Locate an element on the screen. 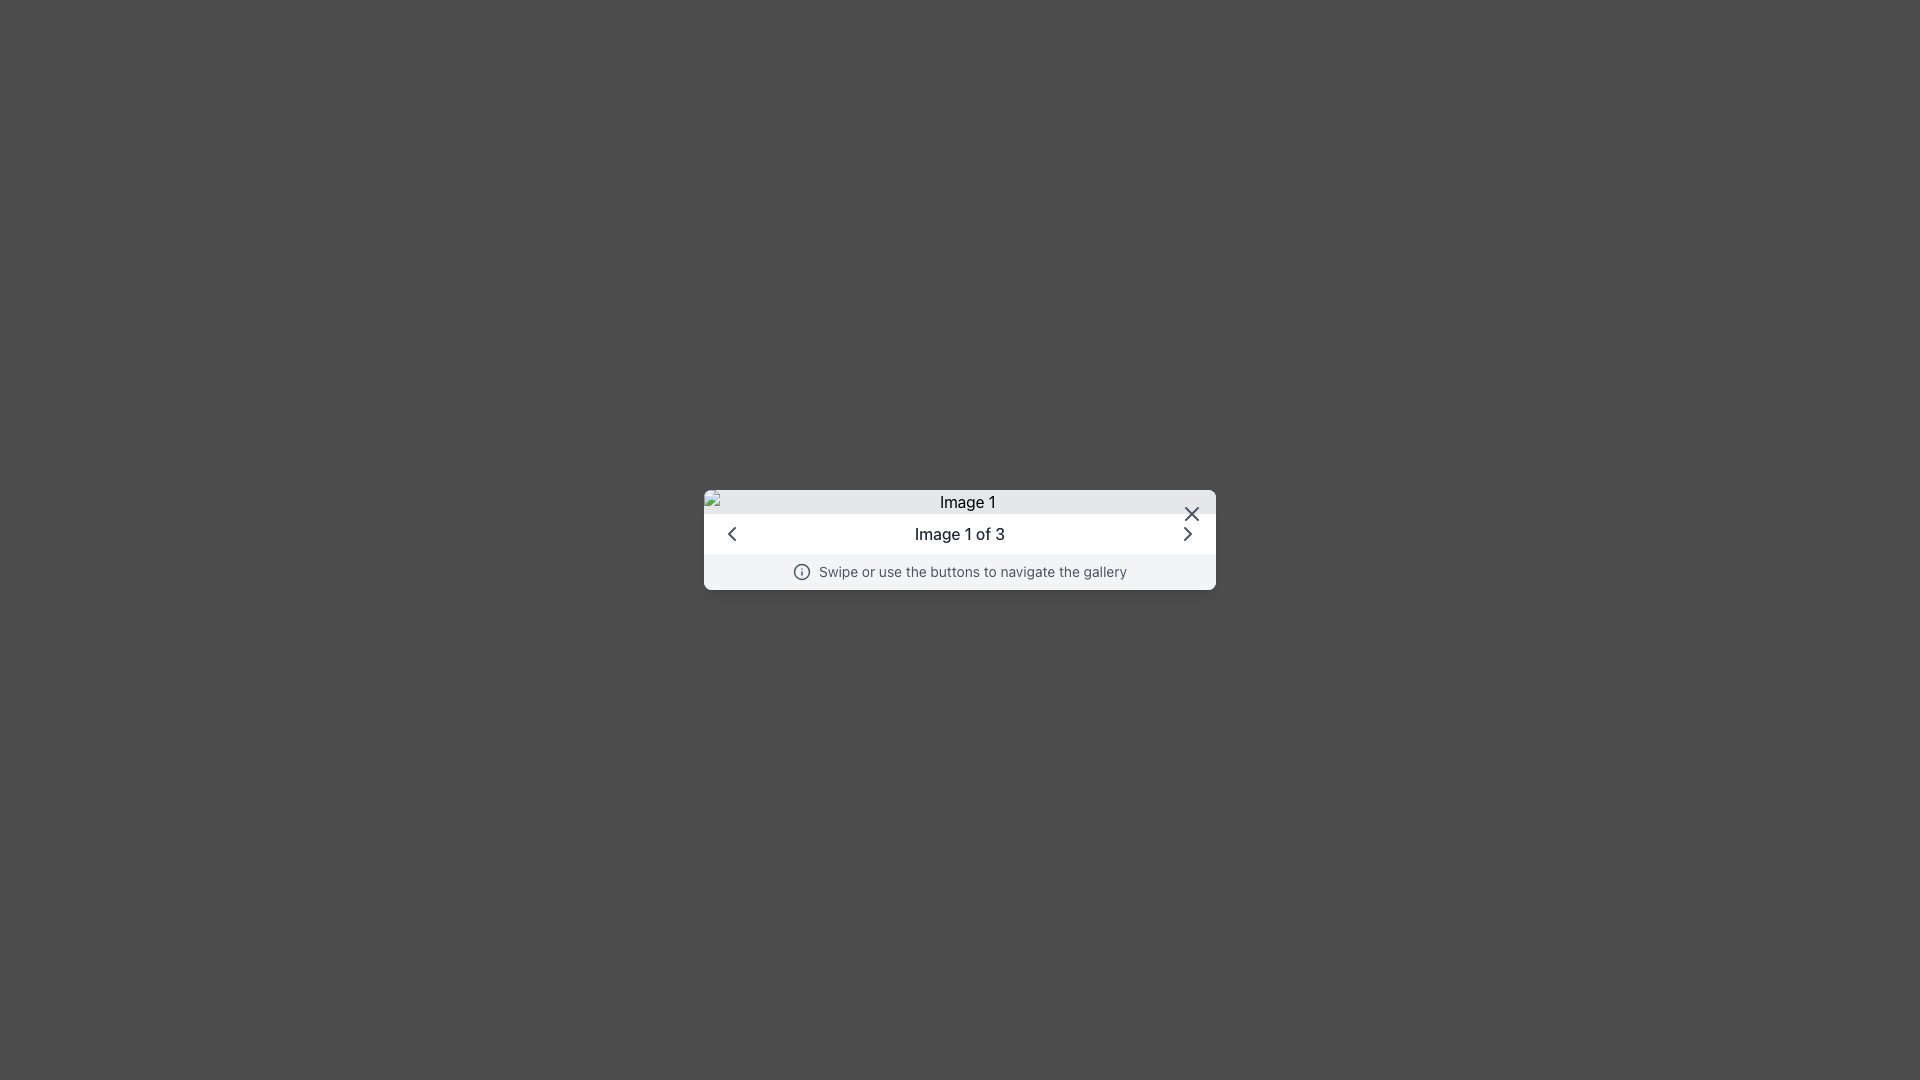 The image size is (1920, 1080). the left chevron navigation button that allows users to move to the previous image in the gallery to change its color is located at coordinates (730, 532).